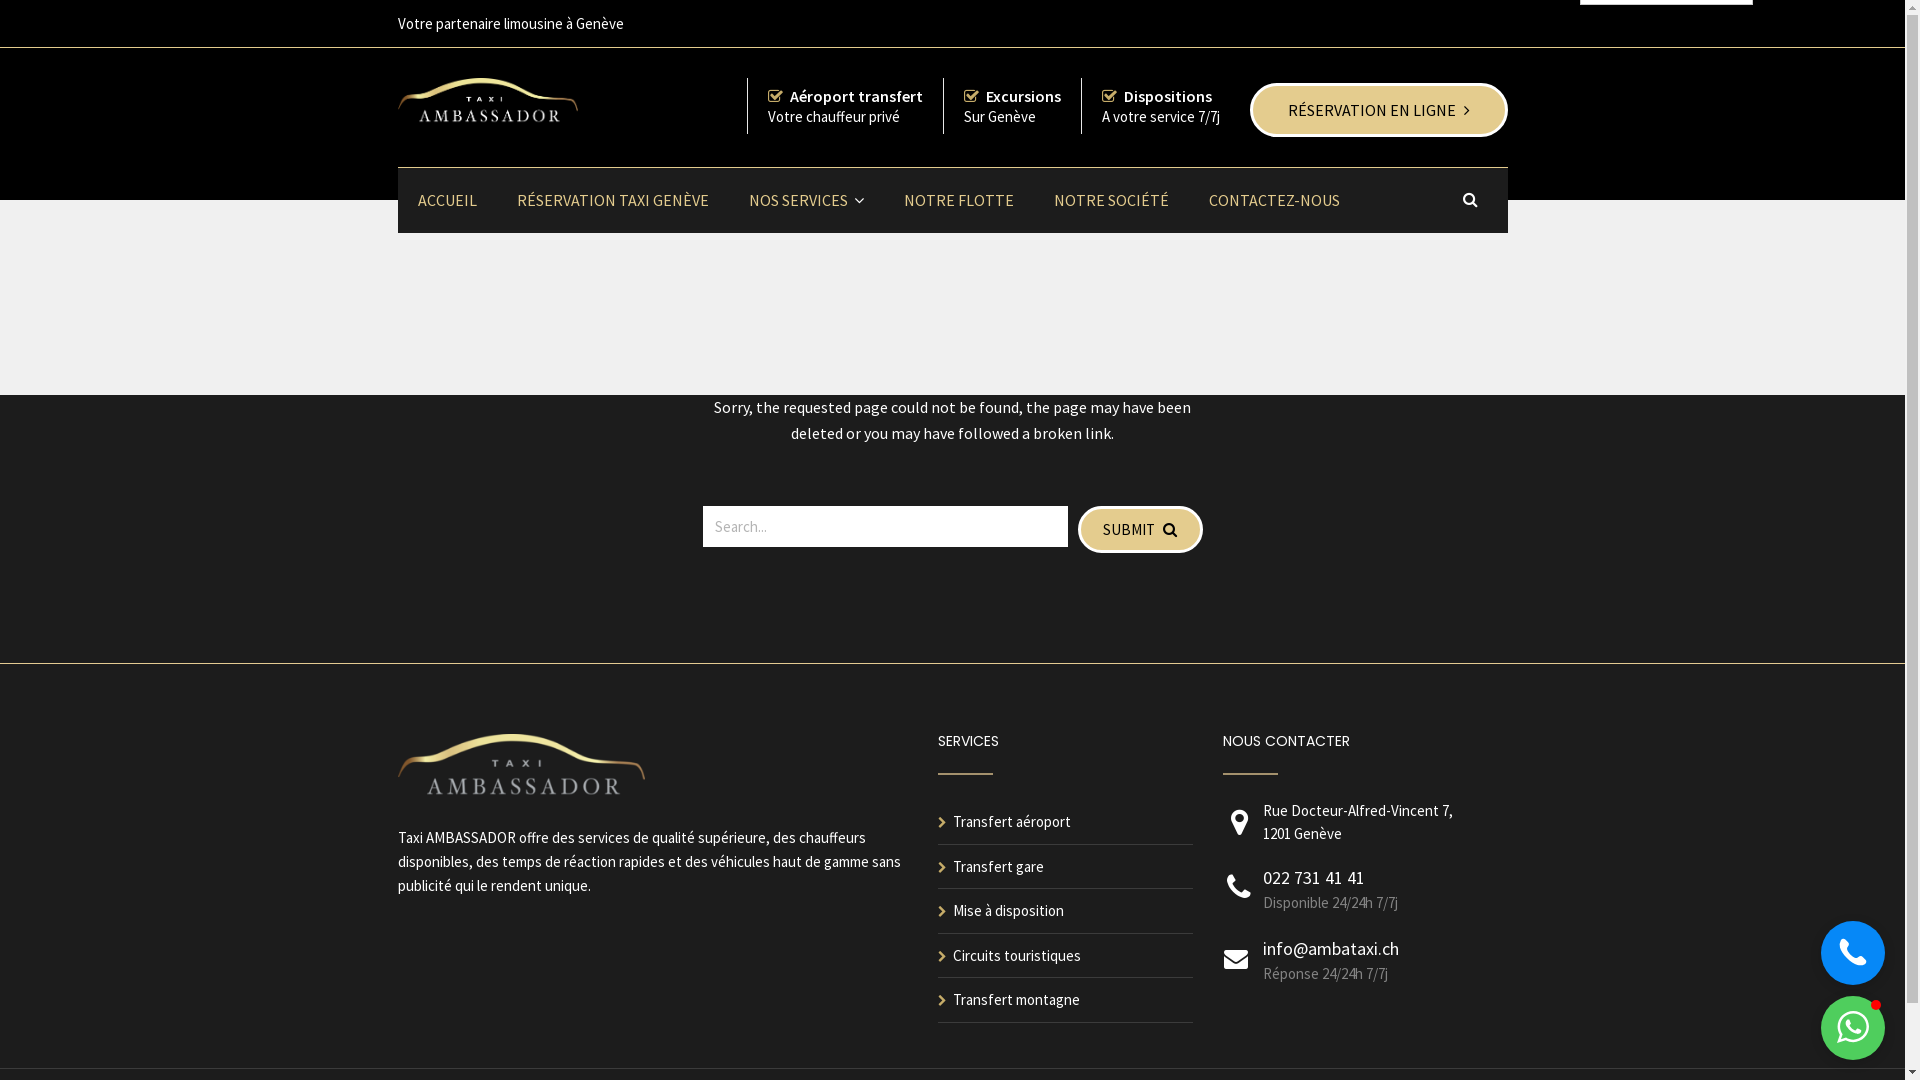 This screenshot has width=1920, height=1080. Describe the element at coordinates (805, 200) in the screenshot. I see `'NOS SERVICES'` at that location.